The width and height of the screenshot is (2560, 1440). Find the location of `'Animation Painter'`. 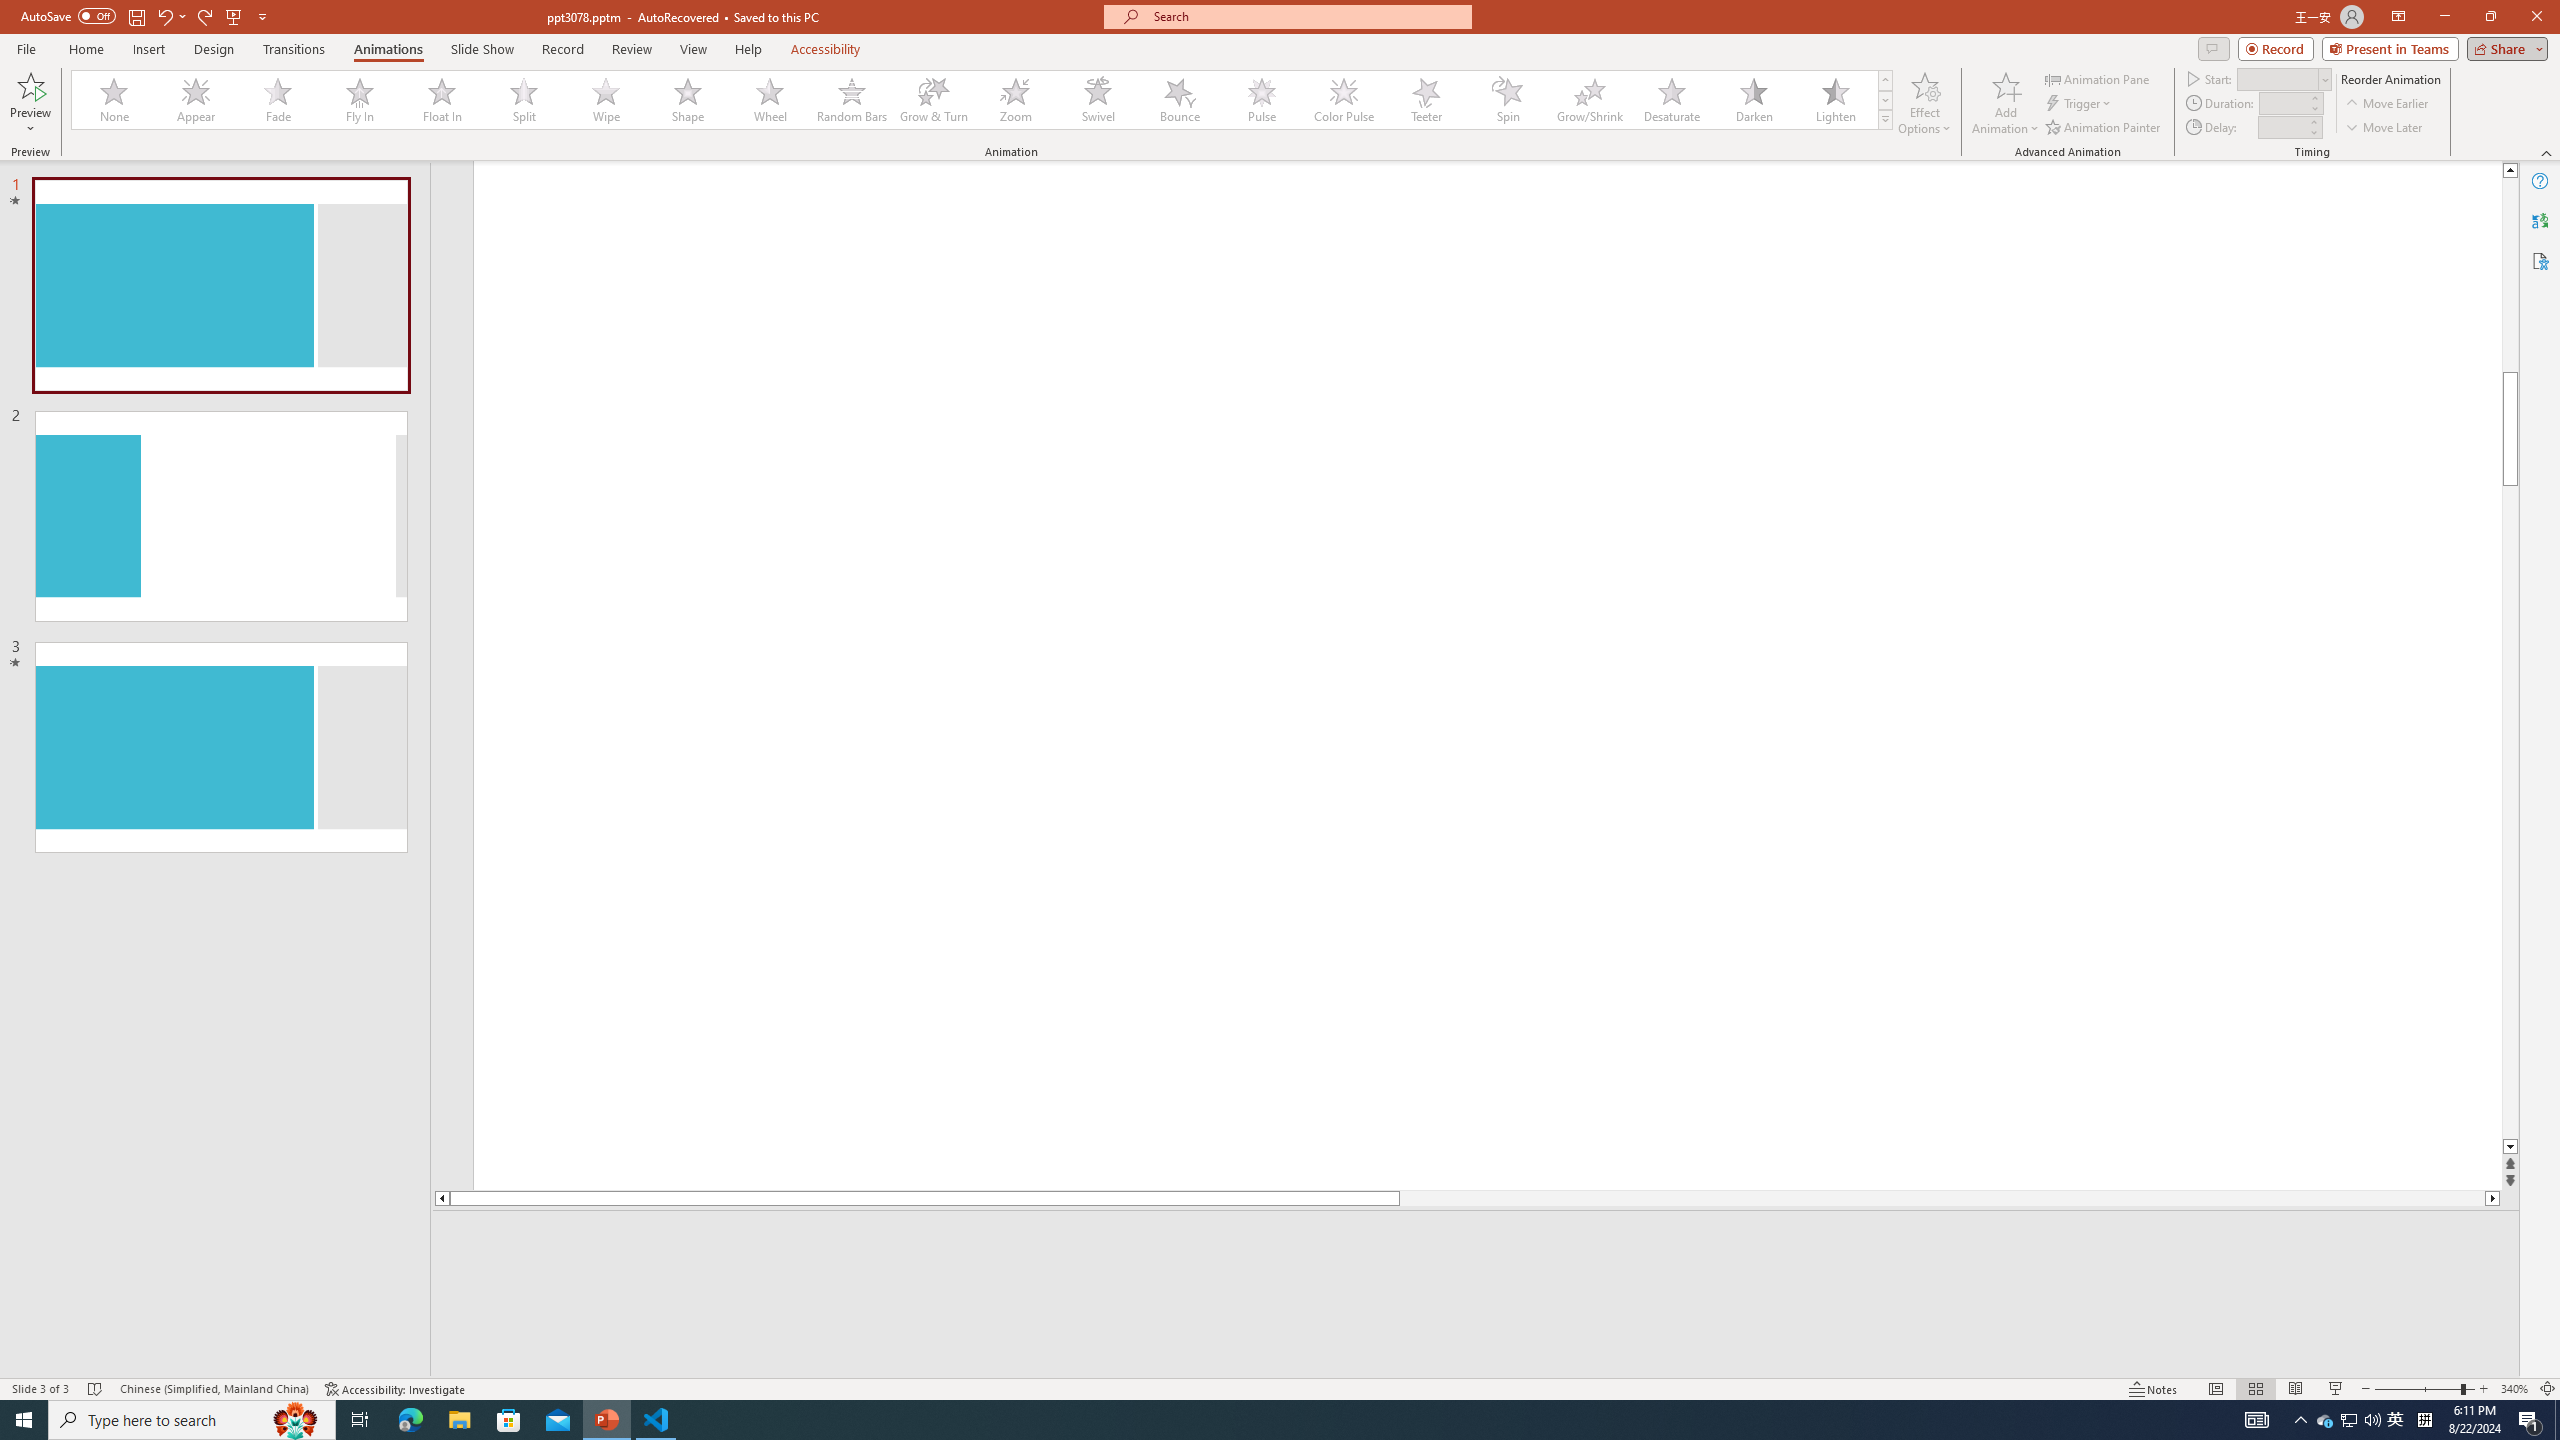

'Animation Painter' is located at coordinates (2103, 127).